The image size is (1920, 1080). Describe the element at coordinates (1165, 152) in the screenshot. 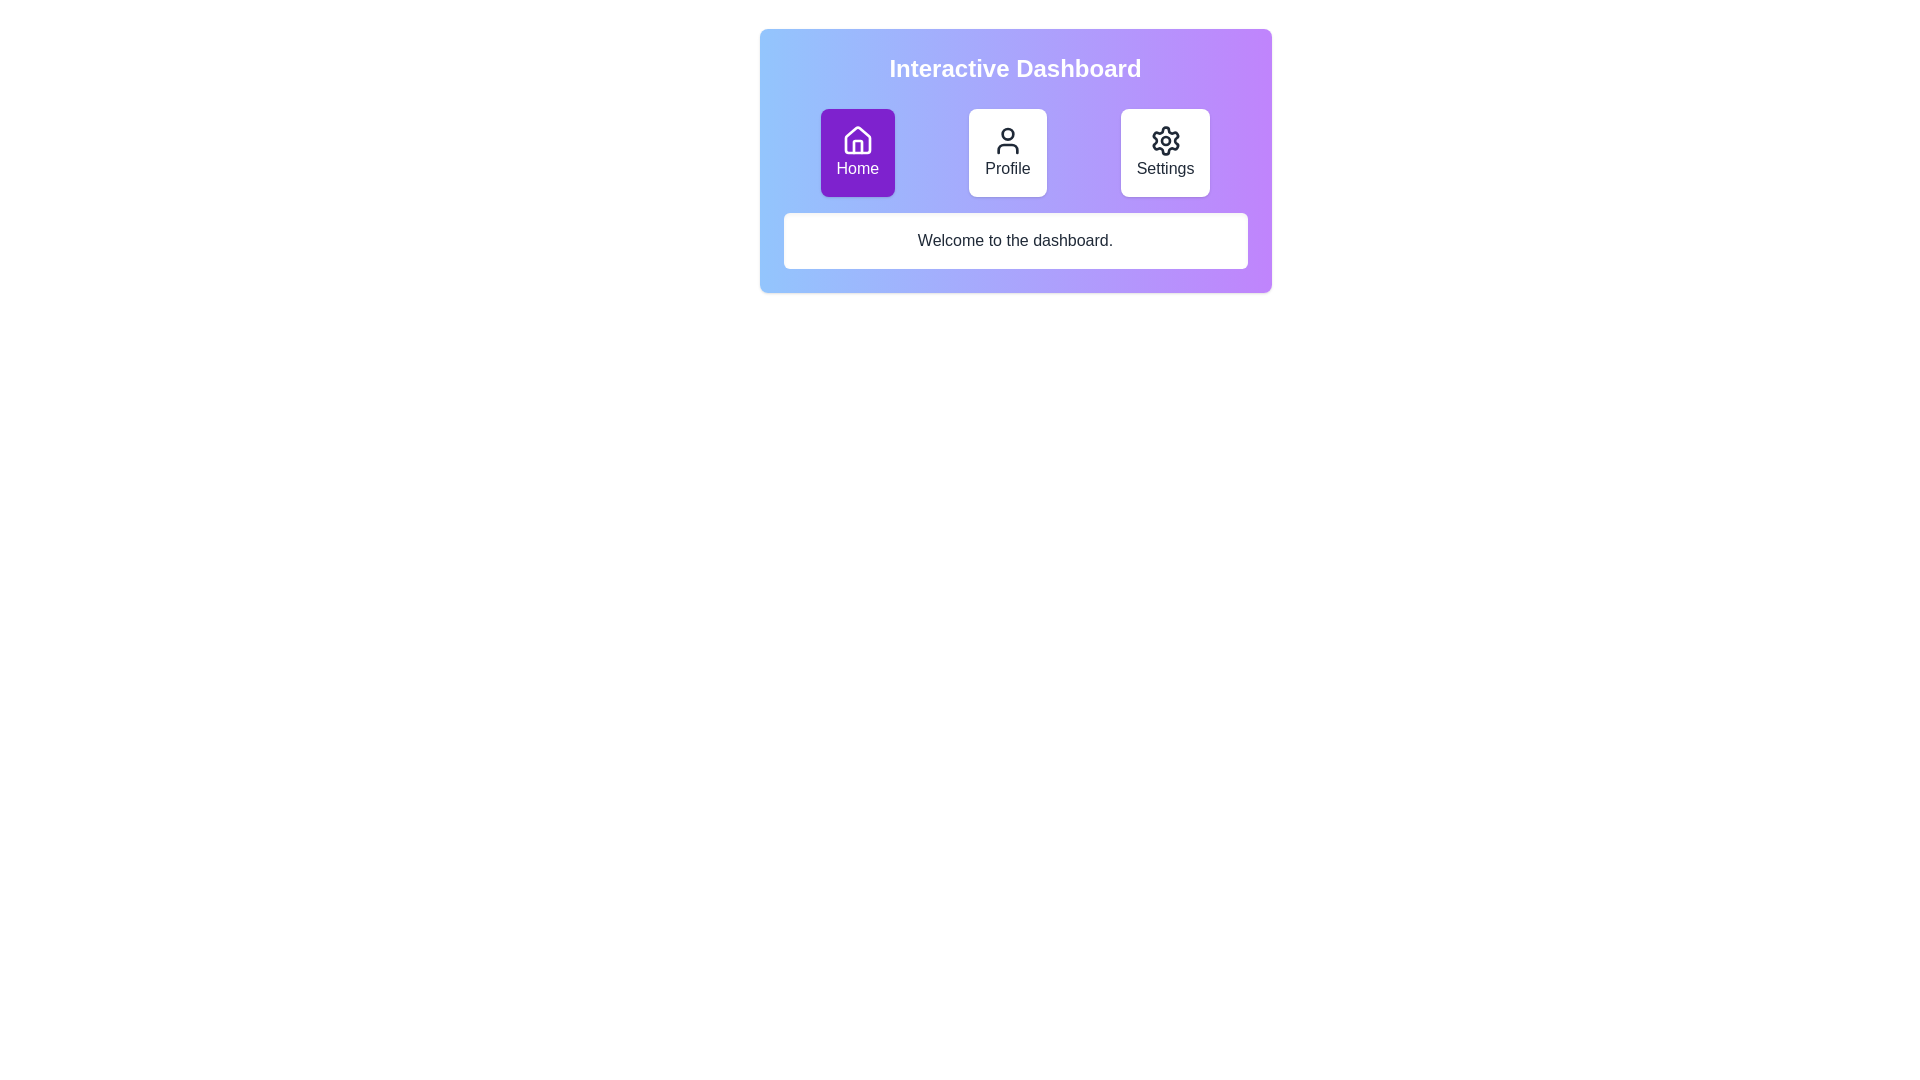

I see `the Settings tab by clicking the corresponding button` at that location.